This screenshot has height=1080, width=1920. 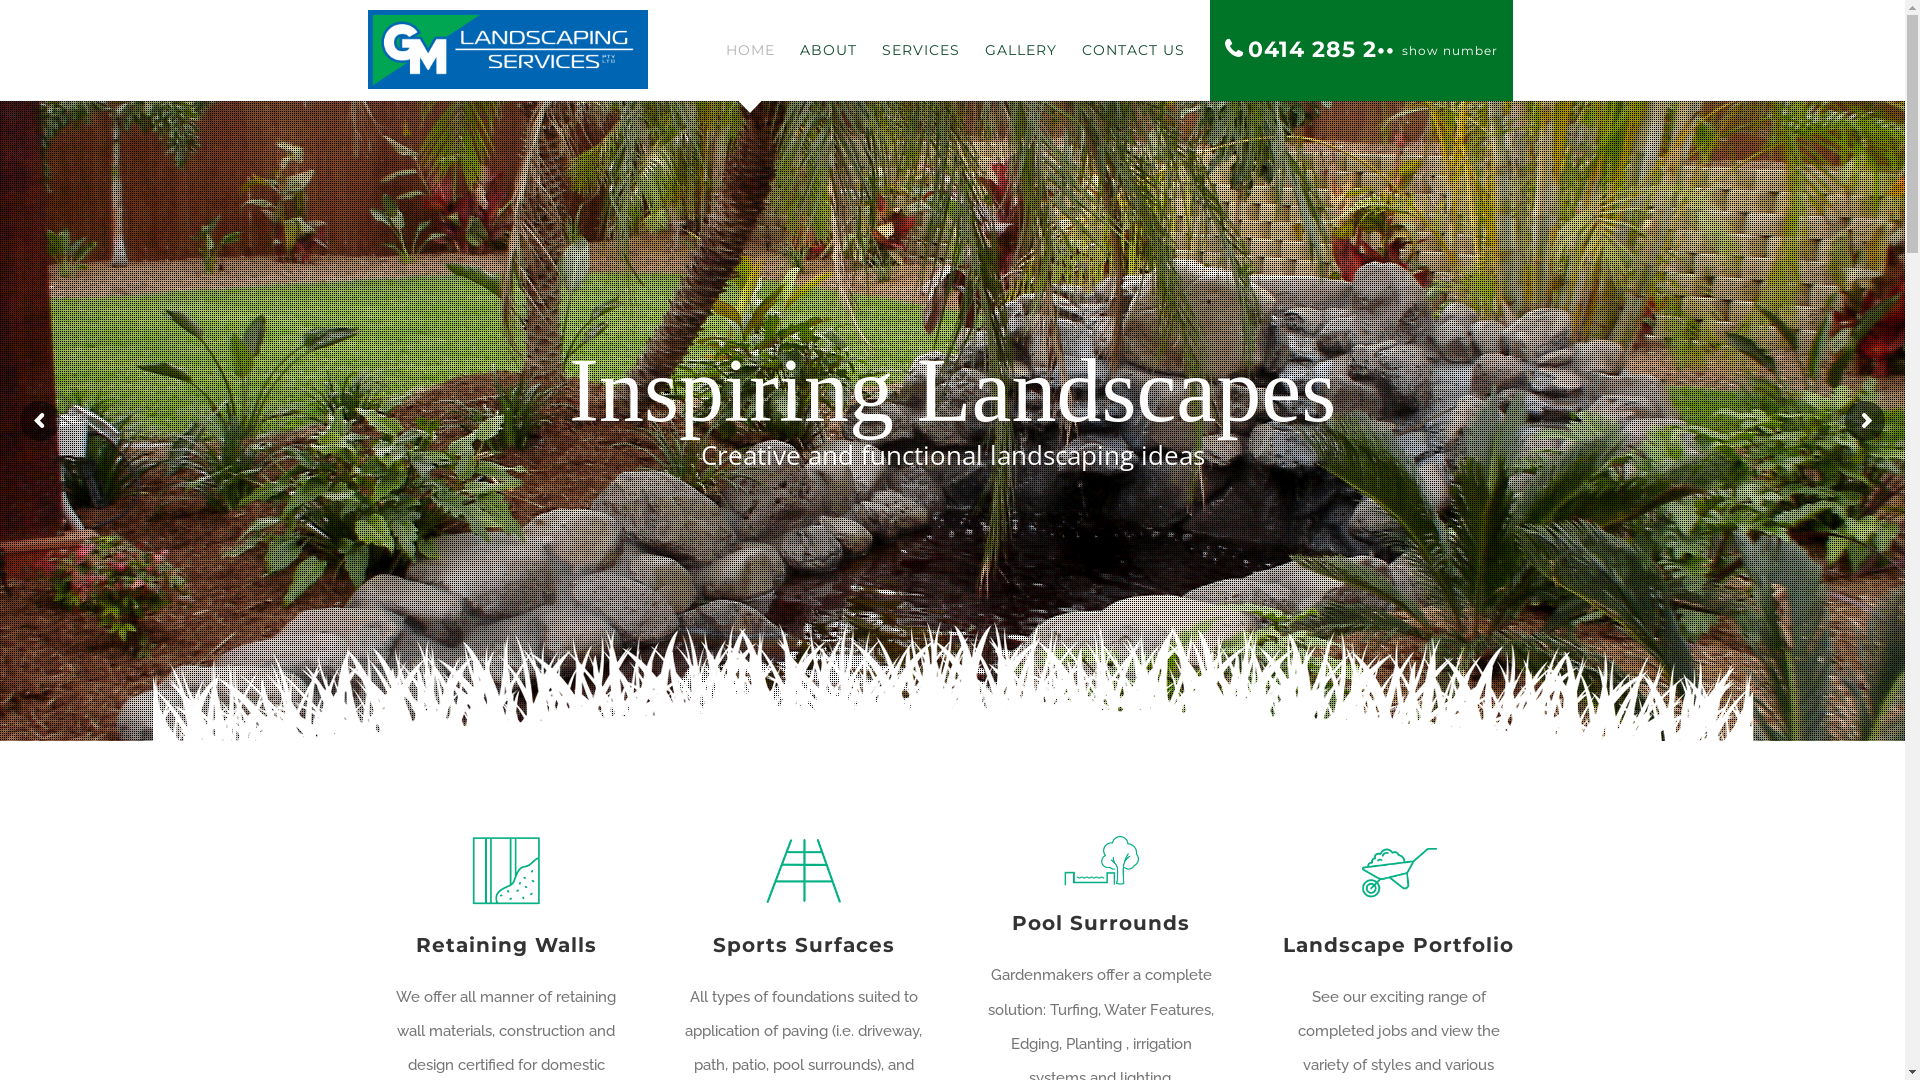 What do you see at coordinates (505, 870) in the screenshot?
I see `'retaining_wall_icon_col'` at bounding box center [505, 870].